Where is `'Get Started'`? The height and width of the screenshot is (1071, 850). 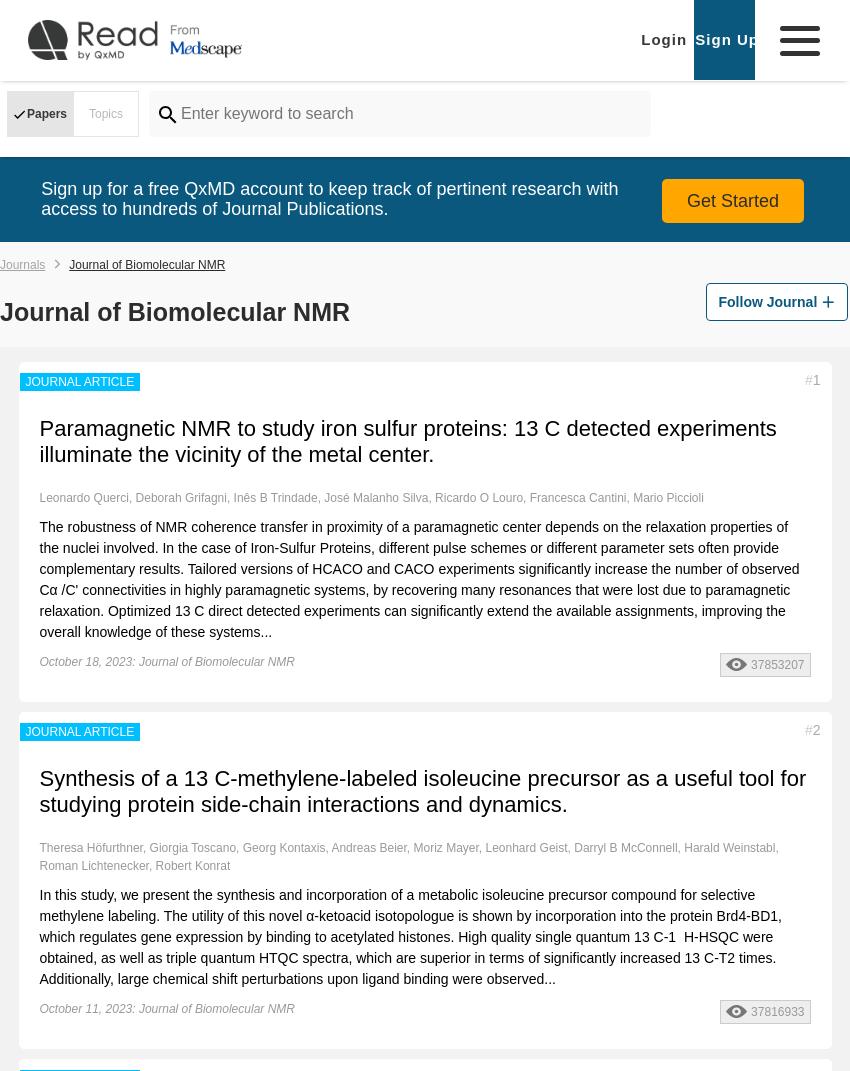 'Get Started' is located at coordinates (733, 200).